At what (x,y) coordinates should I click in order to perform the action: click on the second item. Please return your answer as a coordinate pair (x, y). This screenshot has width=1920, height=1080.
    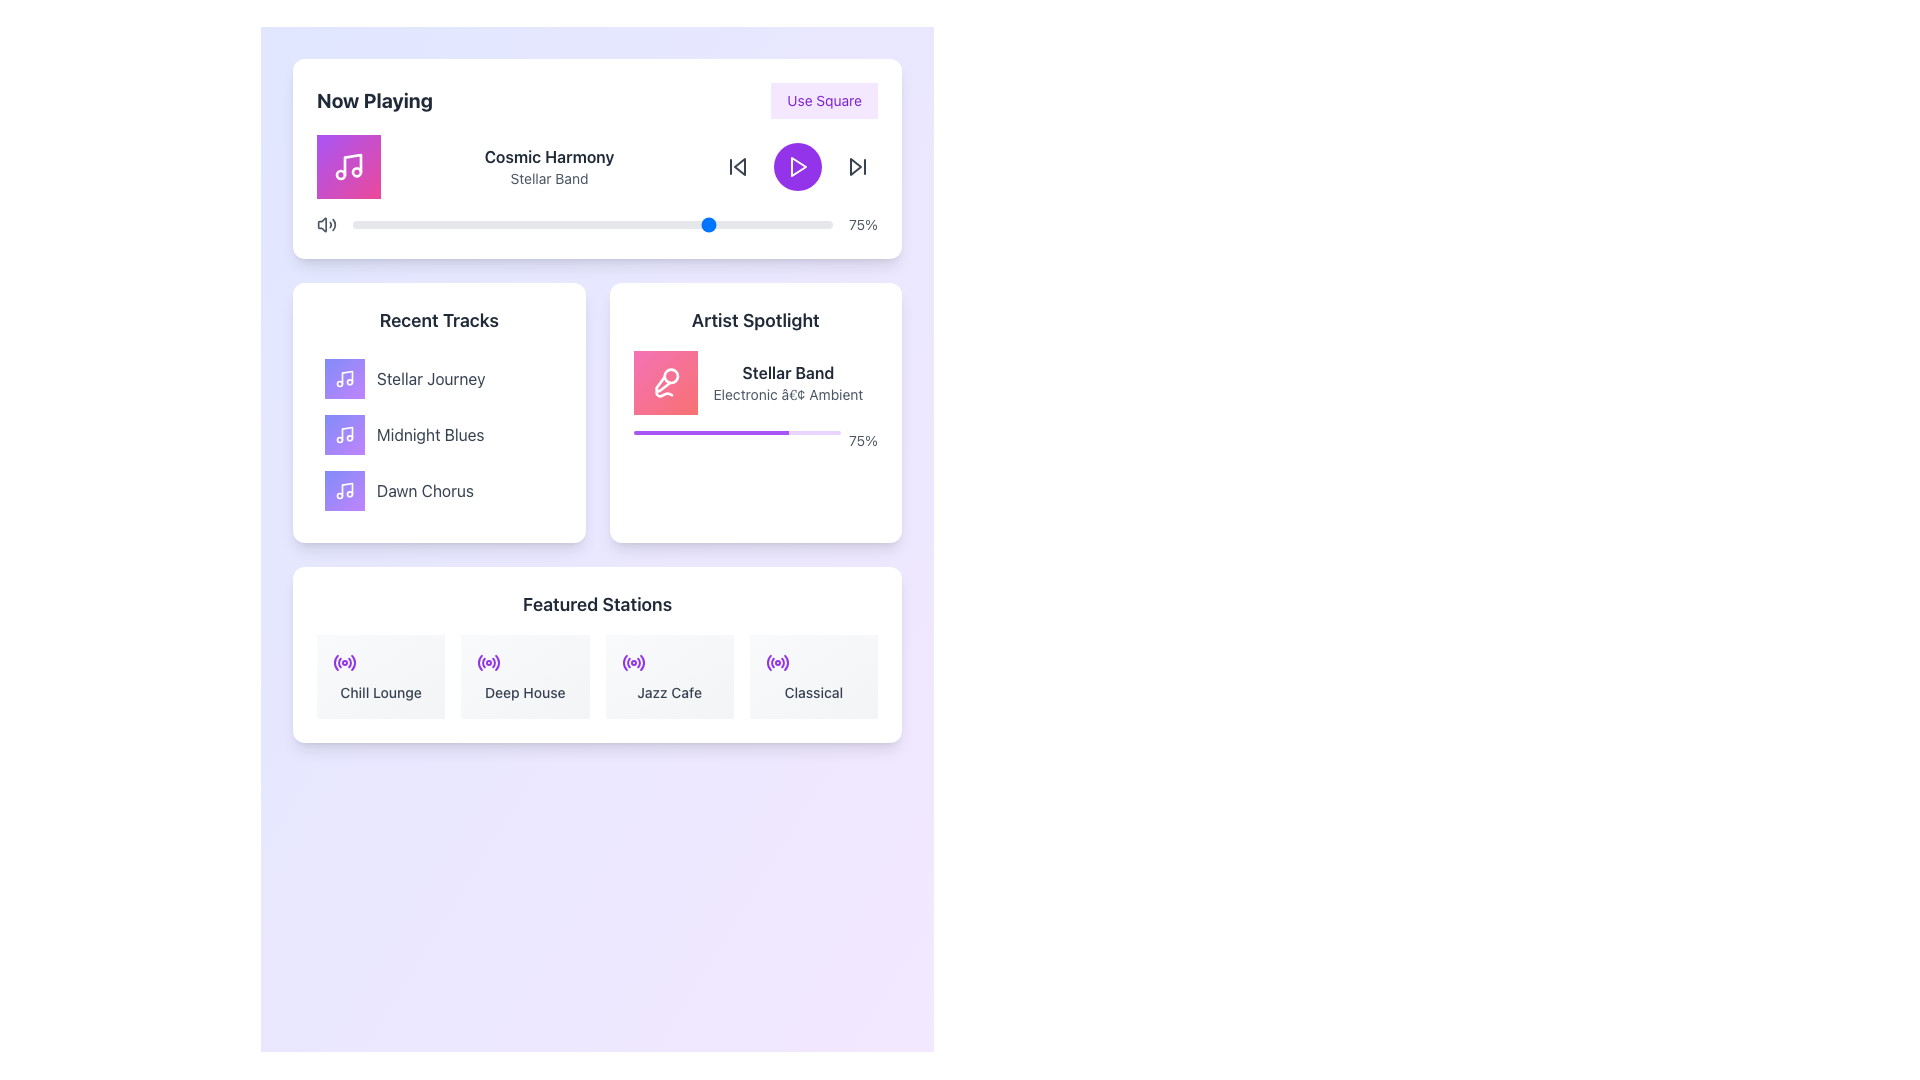
    Looking at the image, I should click on (438, 434).